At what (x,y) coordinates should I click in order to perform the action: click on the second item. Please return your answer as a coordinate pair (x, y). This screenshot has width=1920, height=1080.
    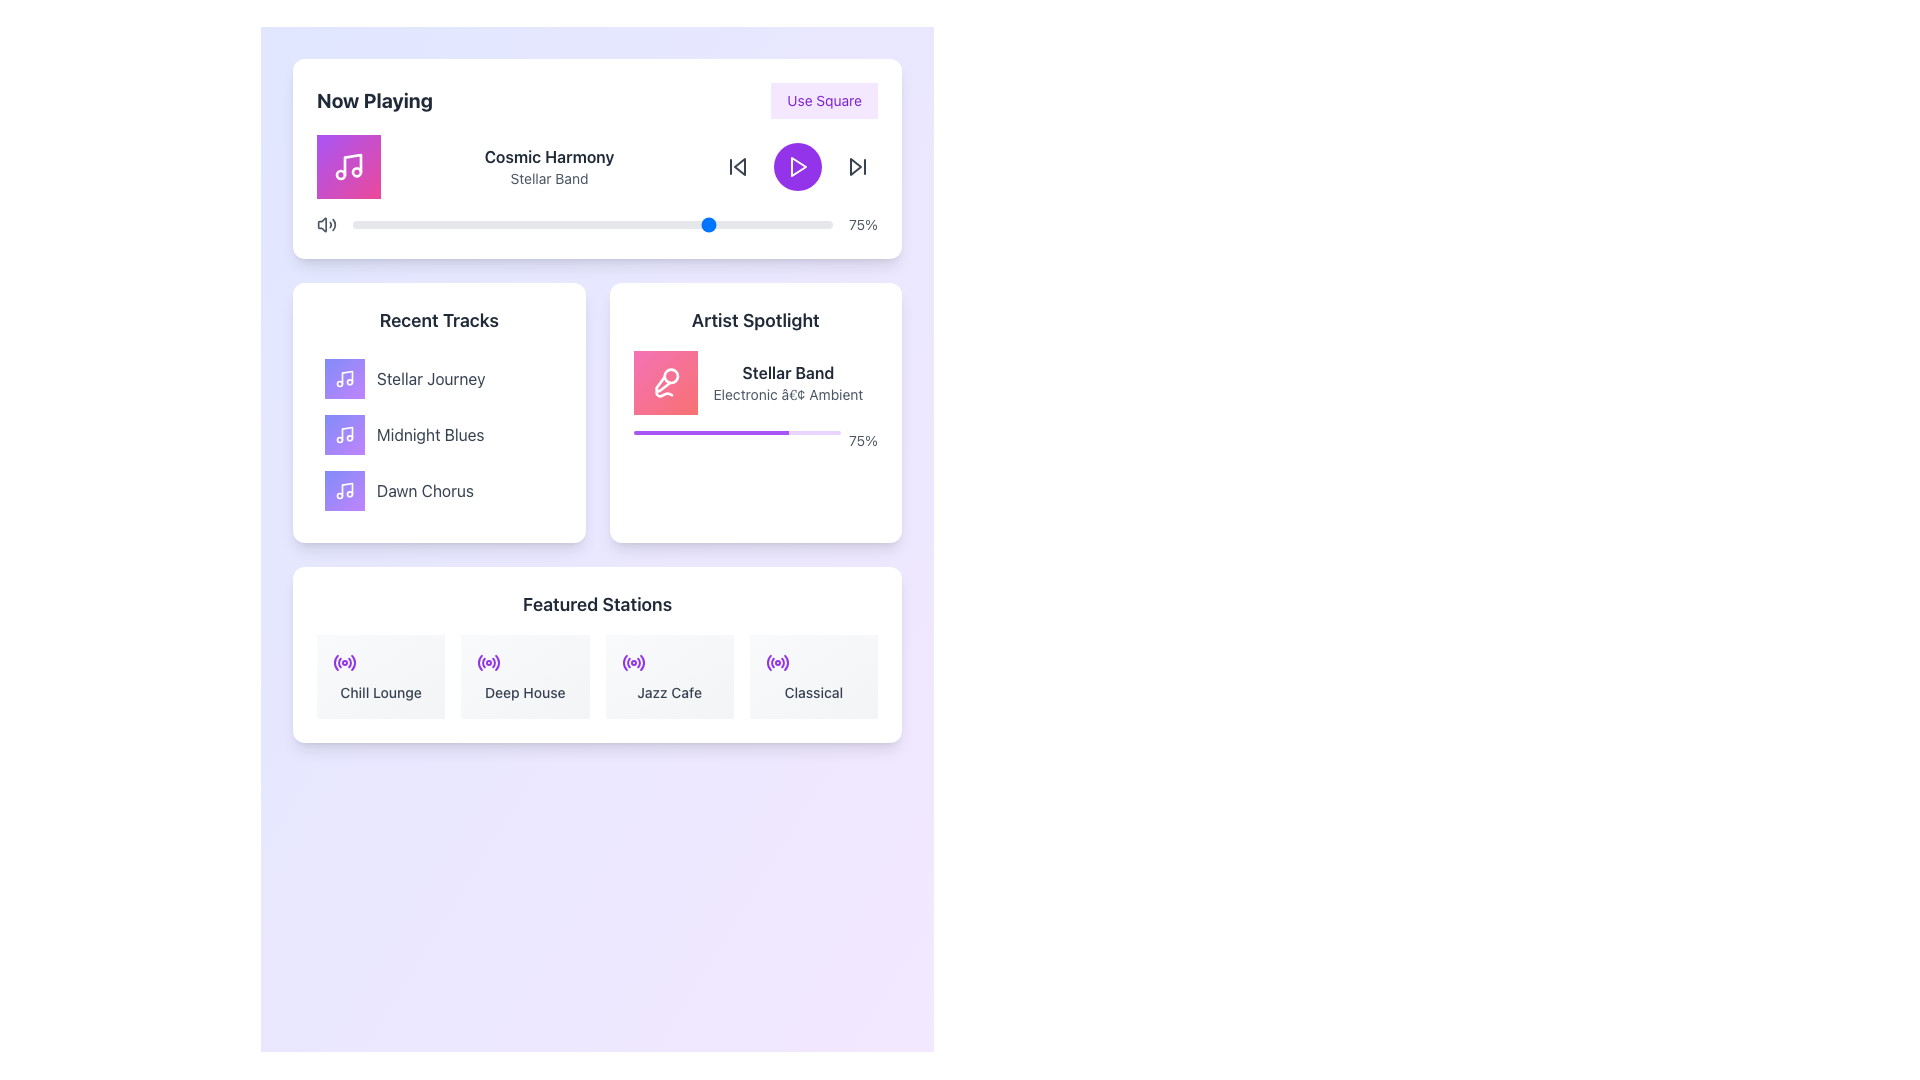
    Looking at the image, I should click on (438, 434).